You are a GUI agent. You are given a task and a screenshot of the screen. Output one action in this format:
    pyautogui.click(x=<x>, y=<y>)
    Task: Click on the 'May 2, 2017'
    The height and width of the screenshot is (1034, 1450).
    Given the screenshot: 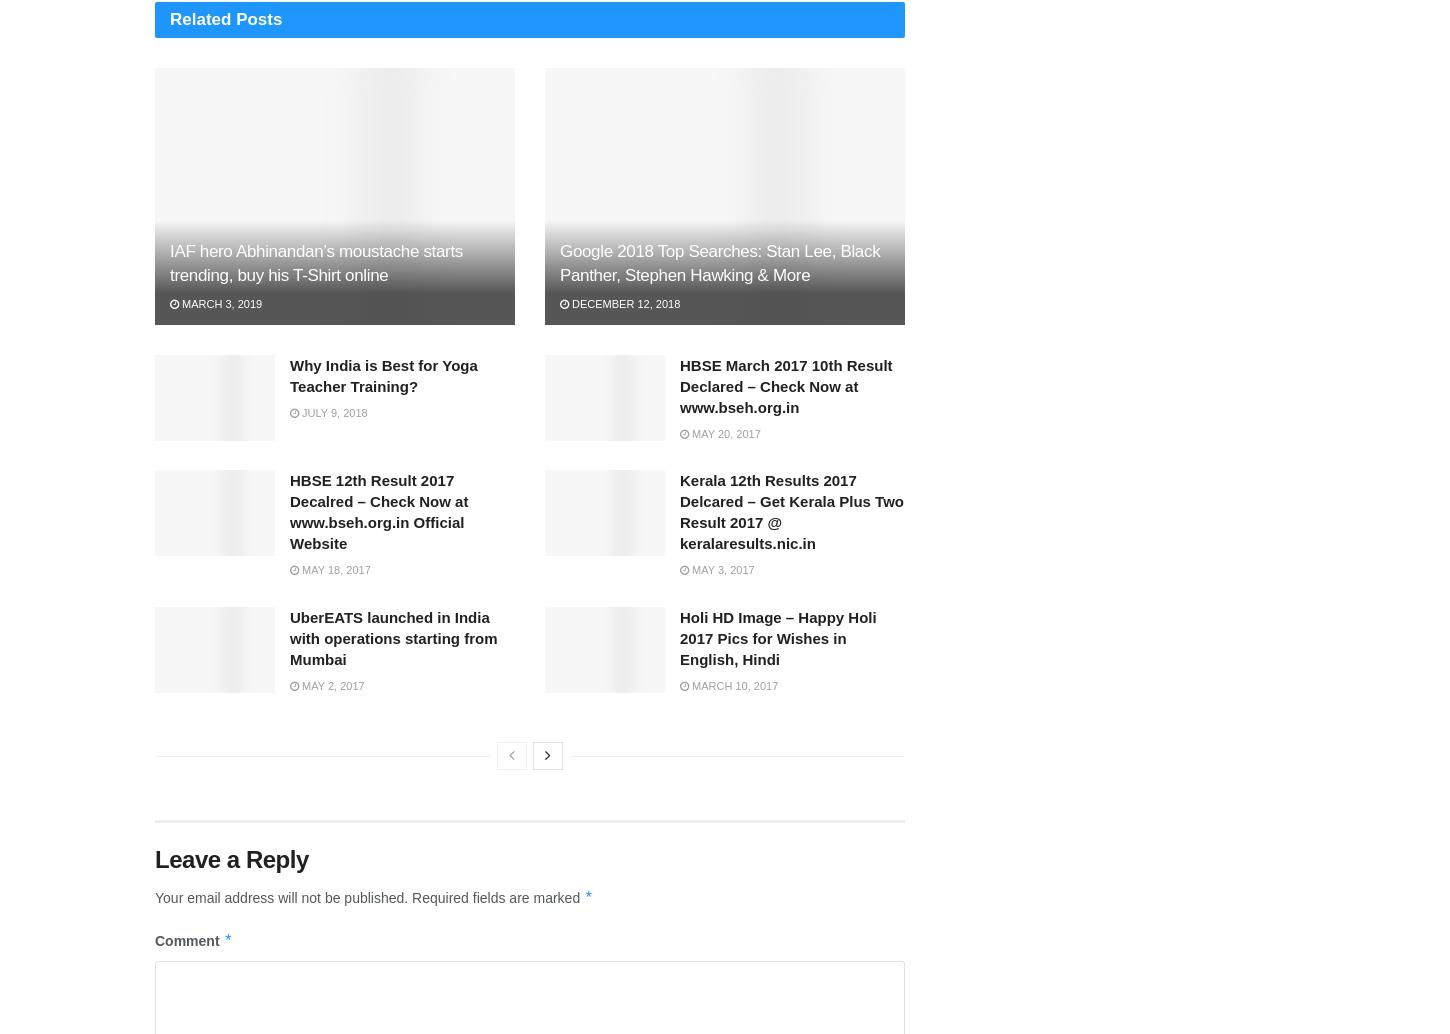 What is the action you would take?
    pyautogui.click(x=331, y=685)
    